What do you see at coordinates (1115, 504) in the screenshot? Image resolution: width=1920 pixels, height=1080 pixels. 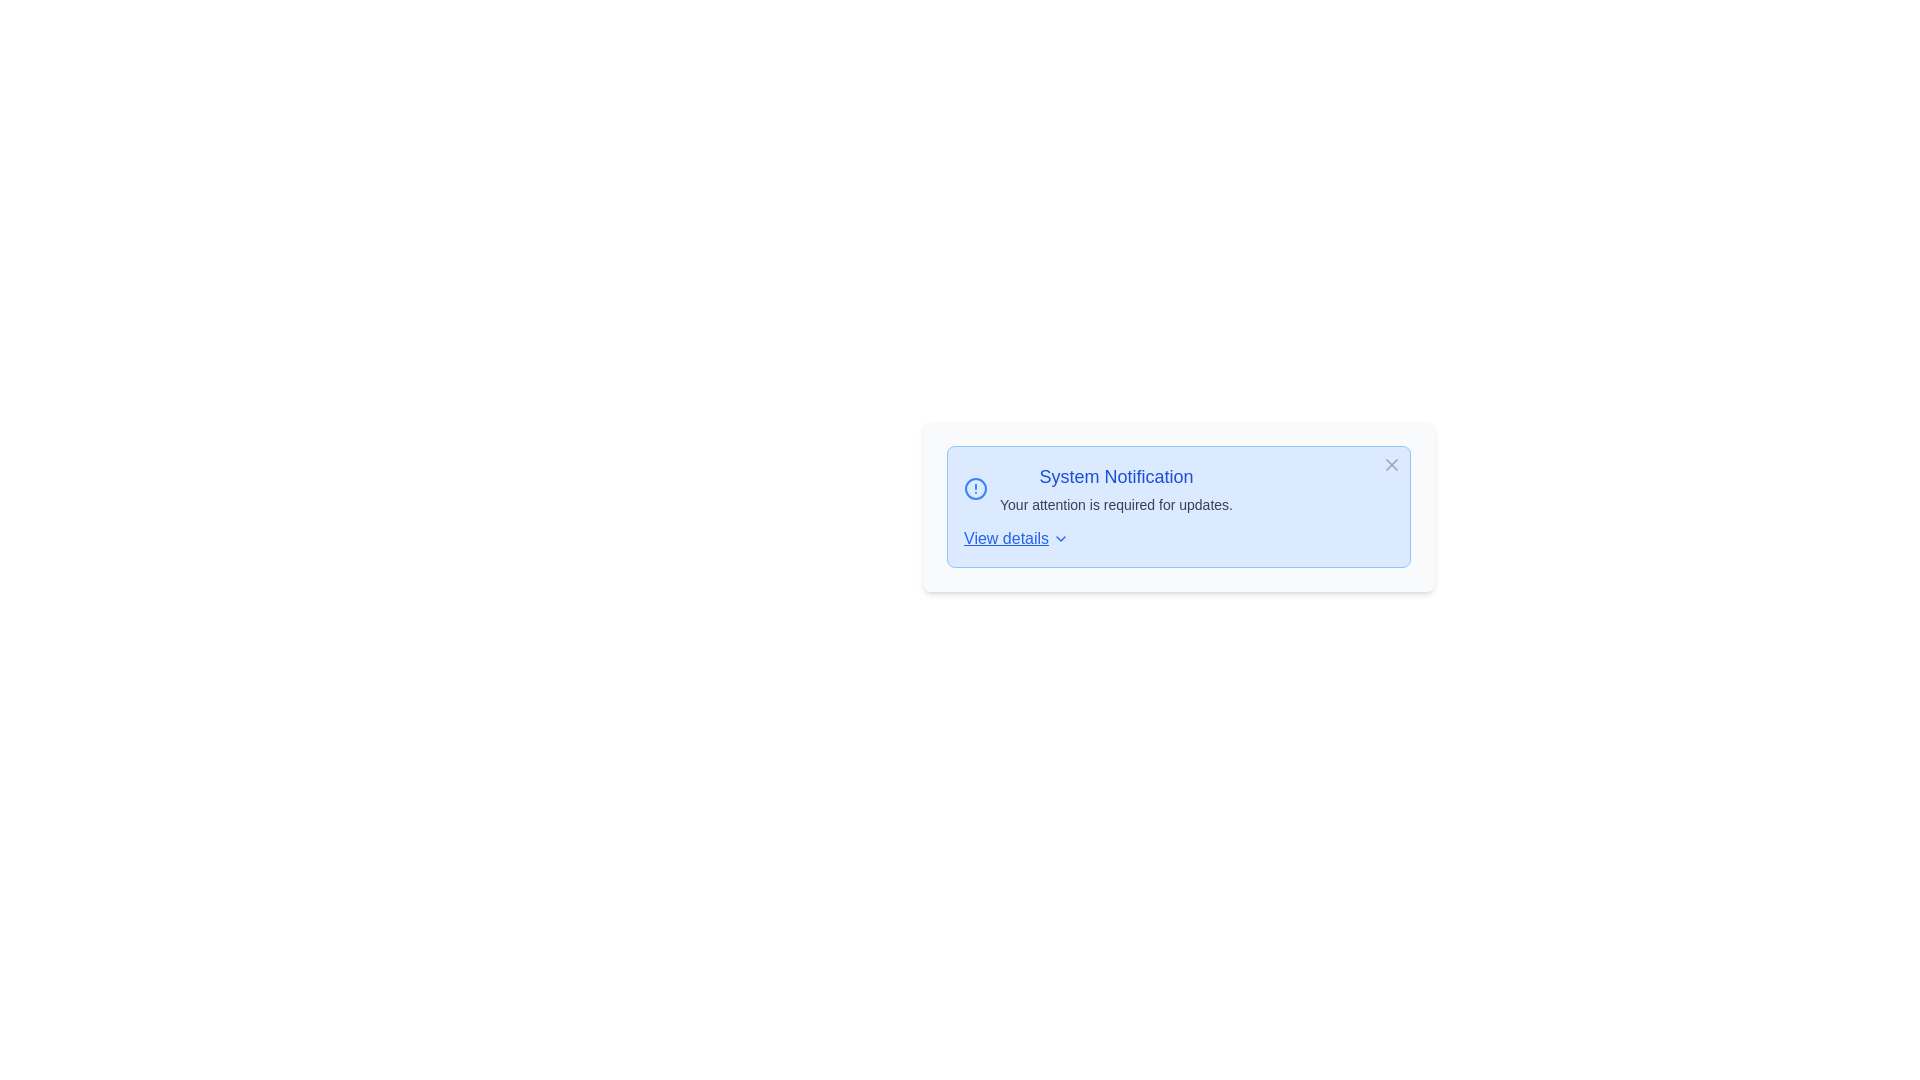 I see `the informational message text component that is positioned below the 'System Notification' title within the notification card` at bounding box center [1115, 504].